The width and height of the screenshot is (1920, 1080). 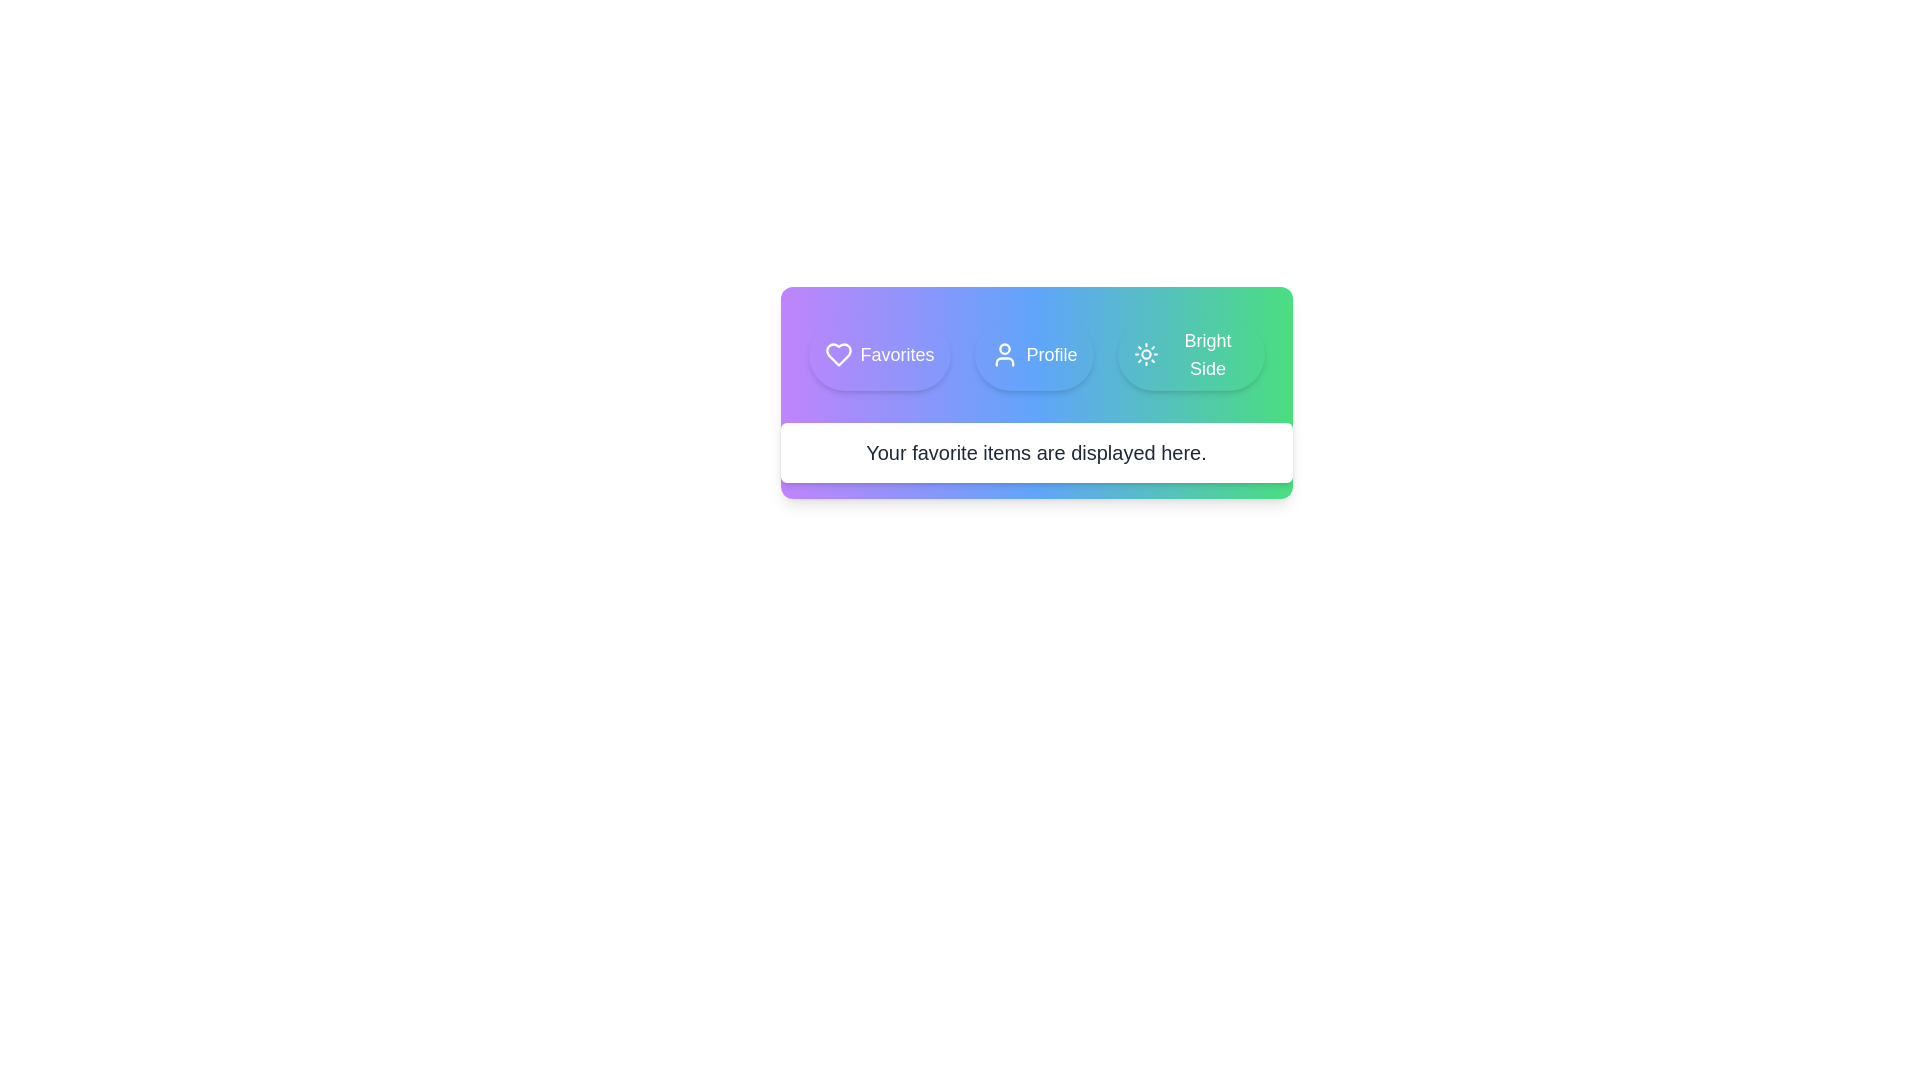 What do you see at coordinates (1190, 353) in the screenshot?
I see `the Bright Side tab to view its content` at bounding box center [1190, 353].